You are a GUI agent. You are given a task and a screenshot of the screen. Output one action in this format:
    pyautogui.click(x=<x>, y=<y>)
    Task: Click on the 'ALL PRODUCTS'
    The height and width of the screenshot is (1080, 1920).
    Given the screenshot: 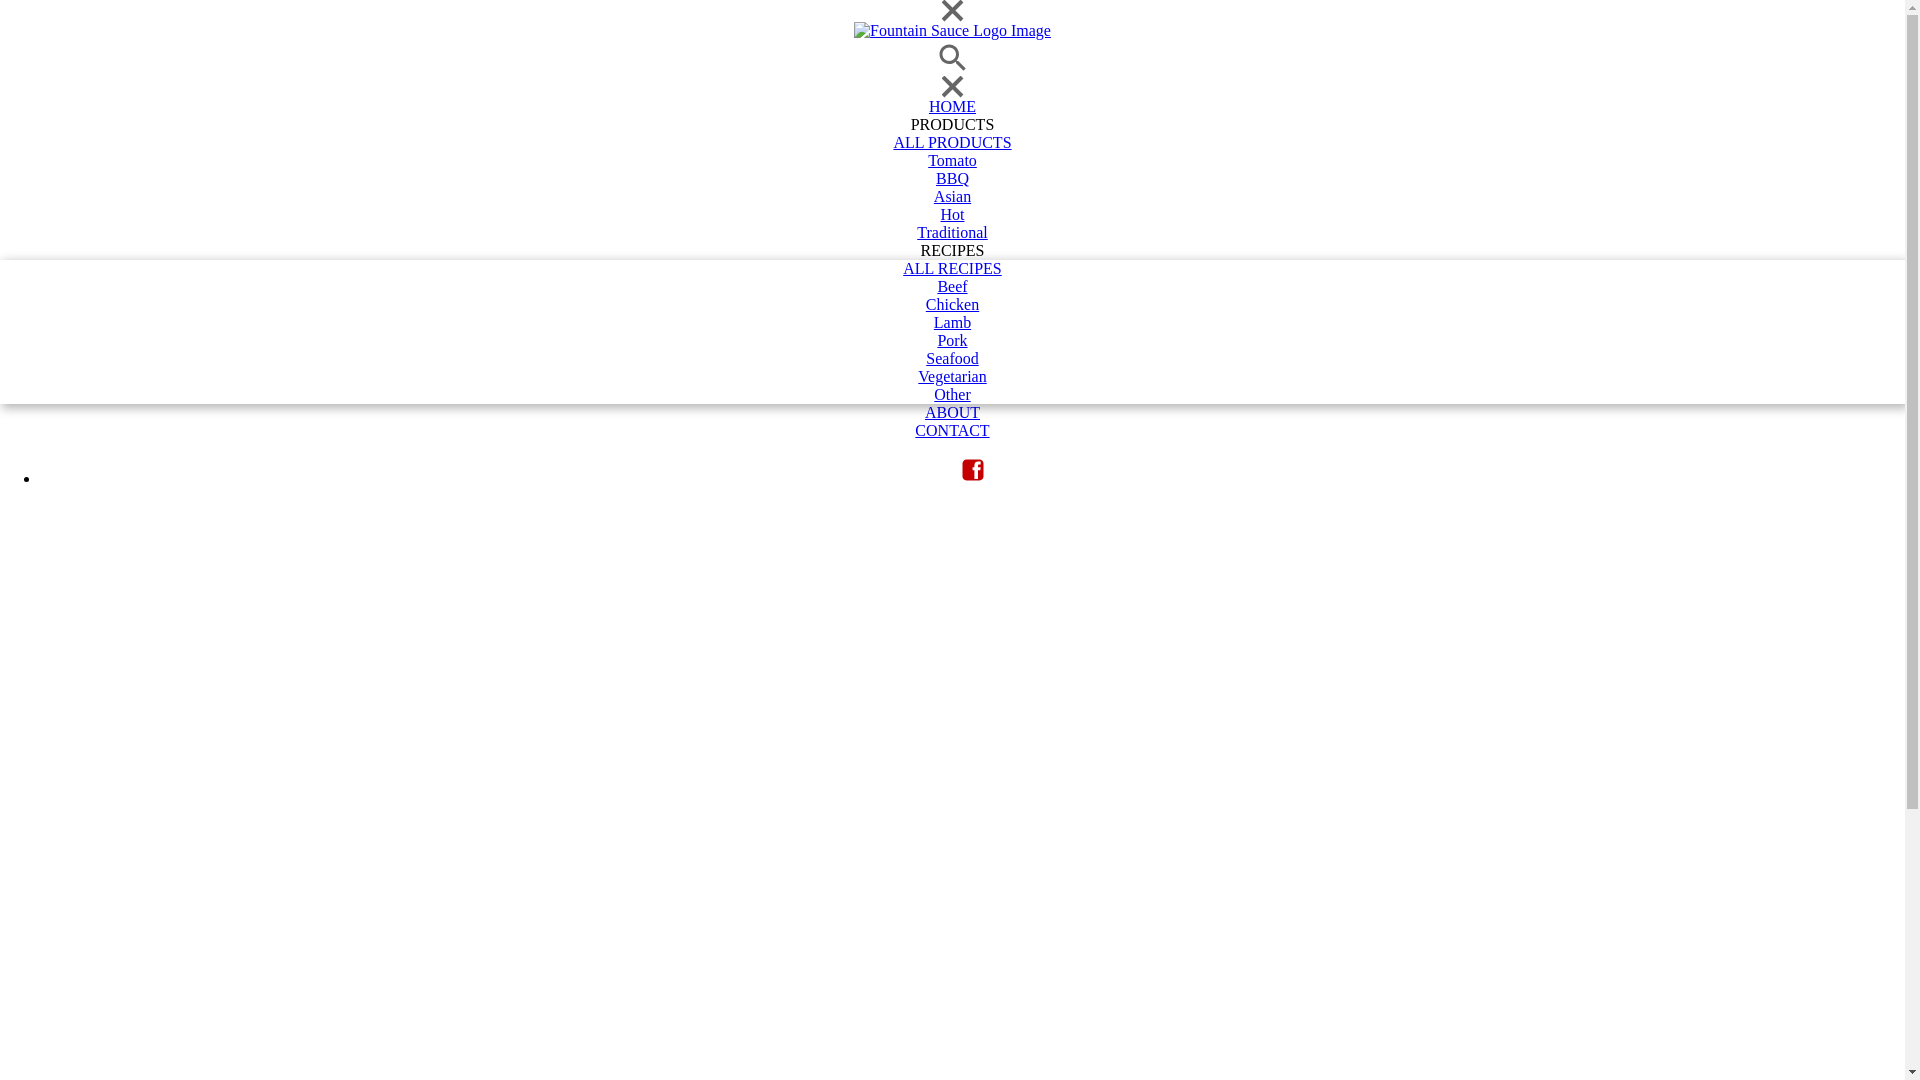 What is the action you would take?
    pyautogui.click(x=951, y=141)
    